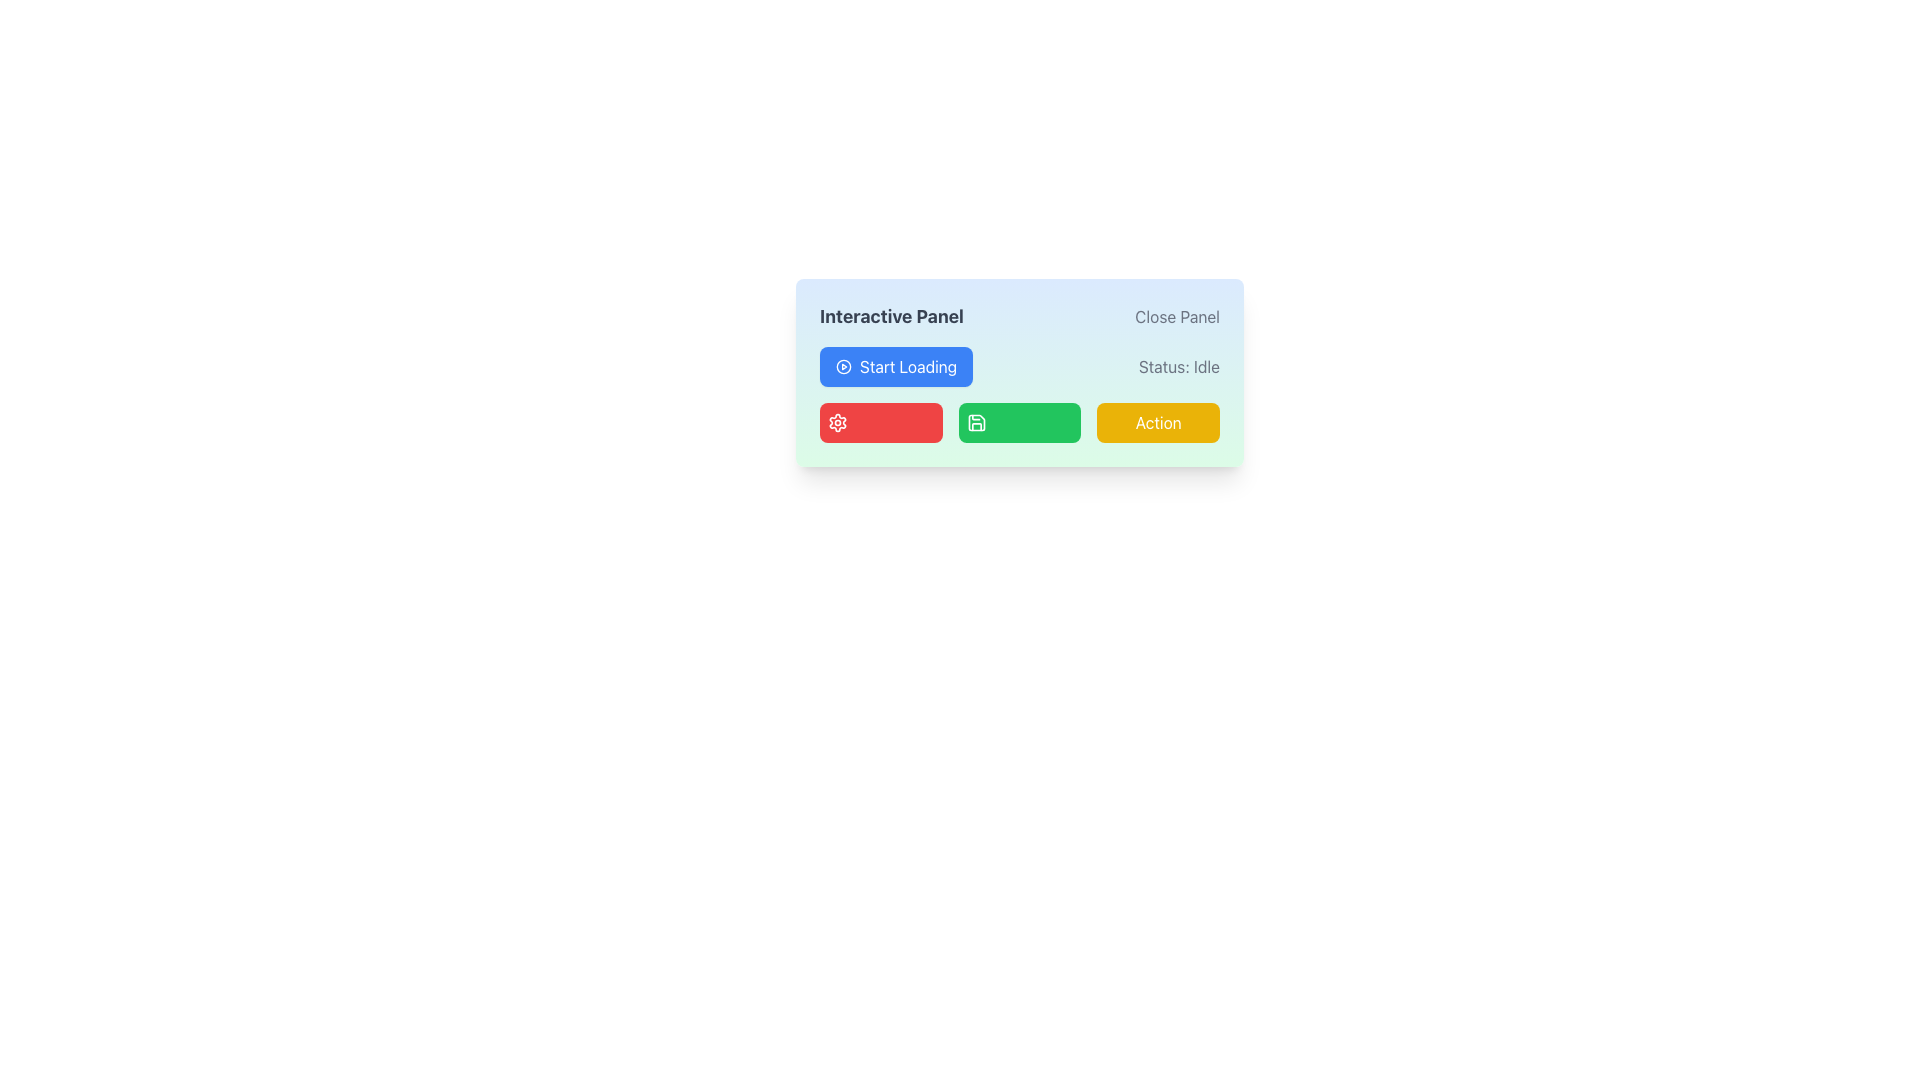 This screenshot has height=1080, width=1920. What do you see at coordinates (1158, 422) in the screenshot?
I see `the bright yellow button labeled 'Action', which is the third button in a row of three` at bounding box center [1158, 422].